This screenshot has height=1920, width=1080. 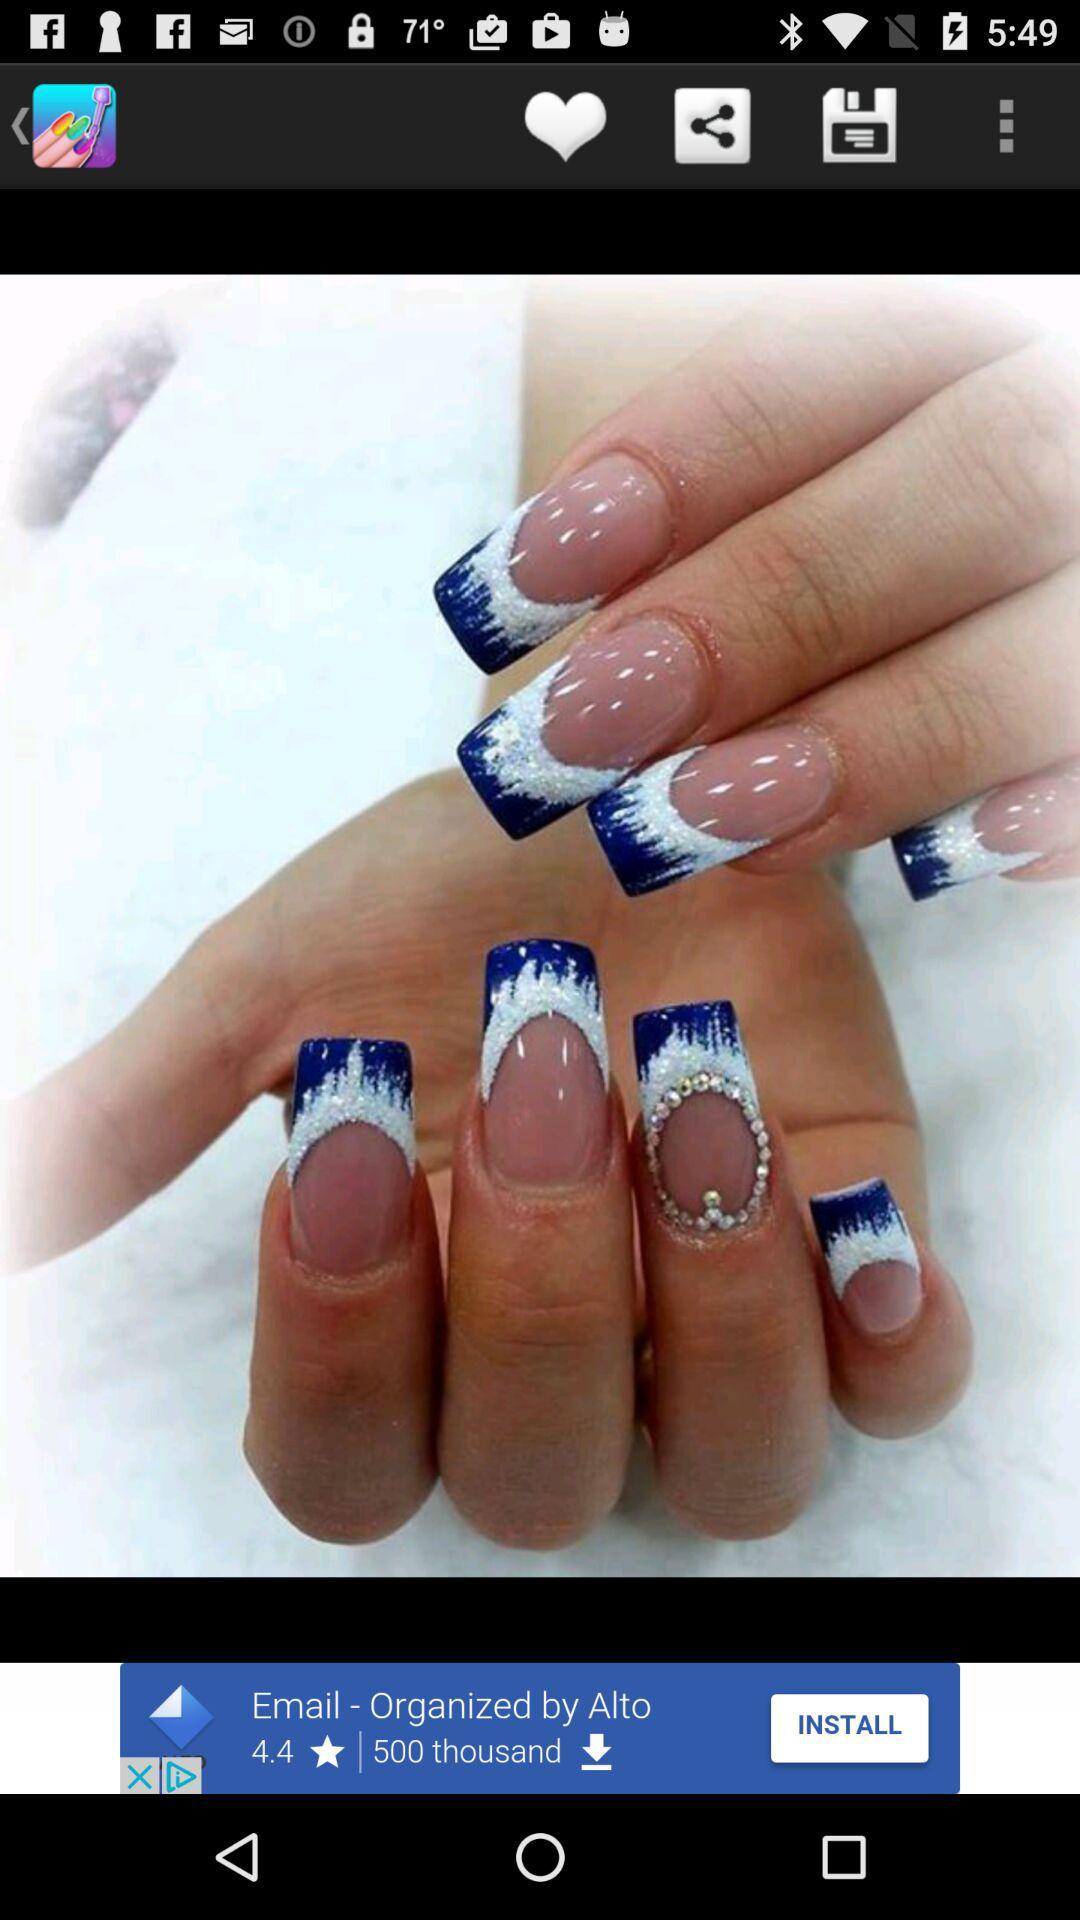 What do you see at coordinates (540, 1727) in the screenshot?
I see `open advertisement` at bounding box center [540, 1727].